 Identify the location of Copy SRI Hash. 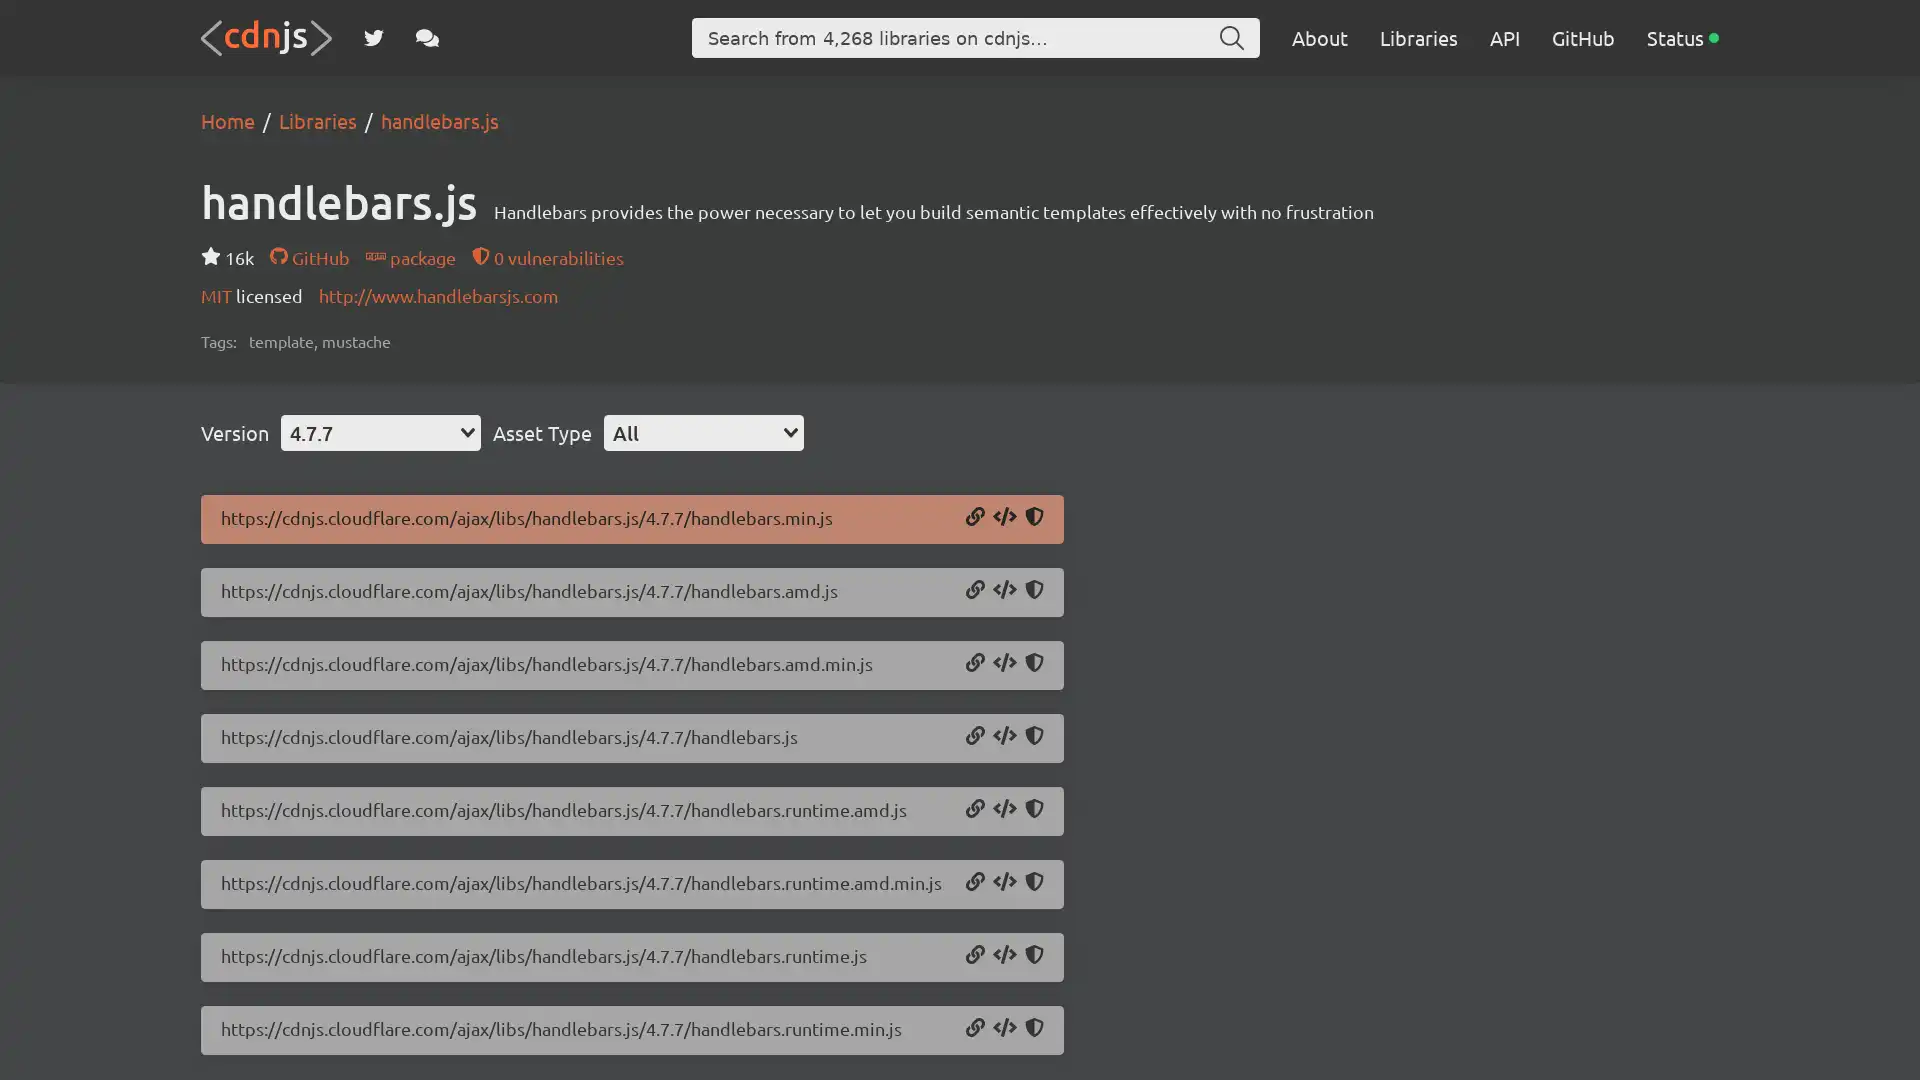
(1034, 1029).